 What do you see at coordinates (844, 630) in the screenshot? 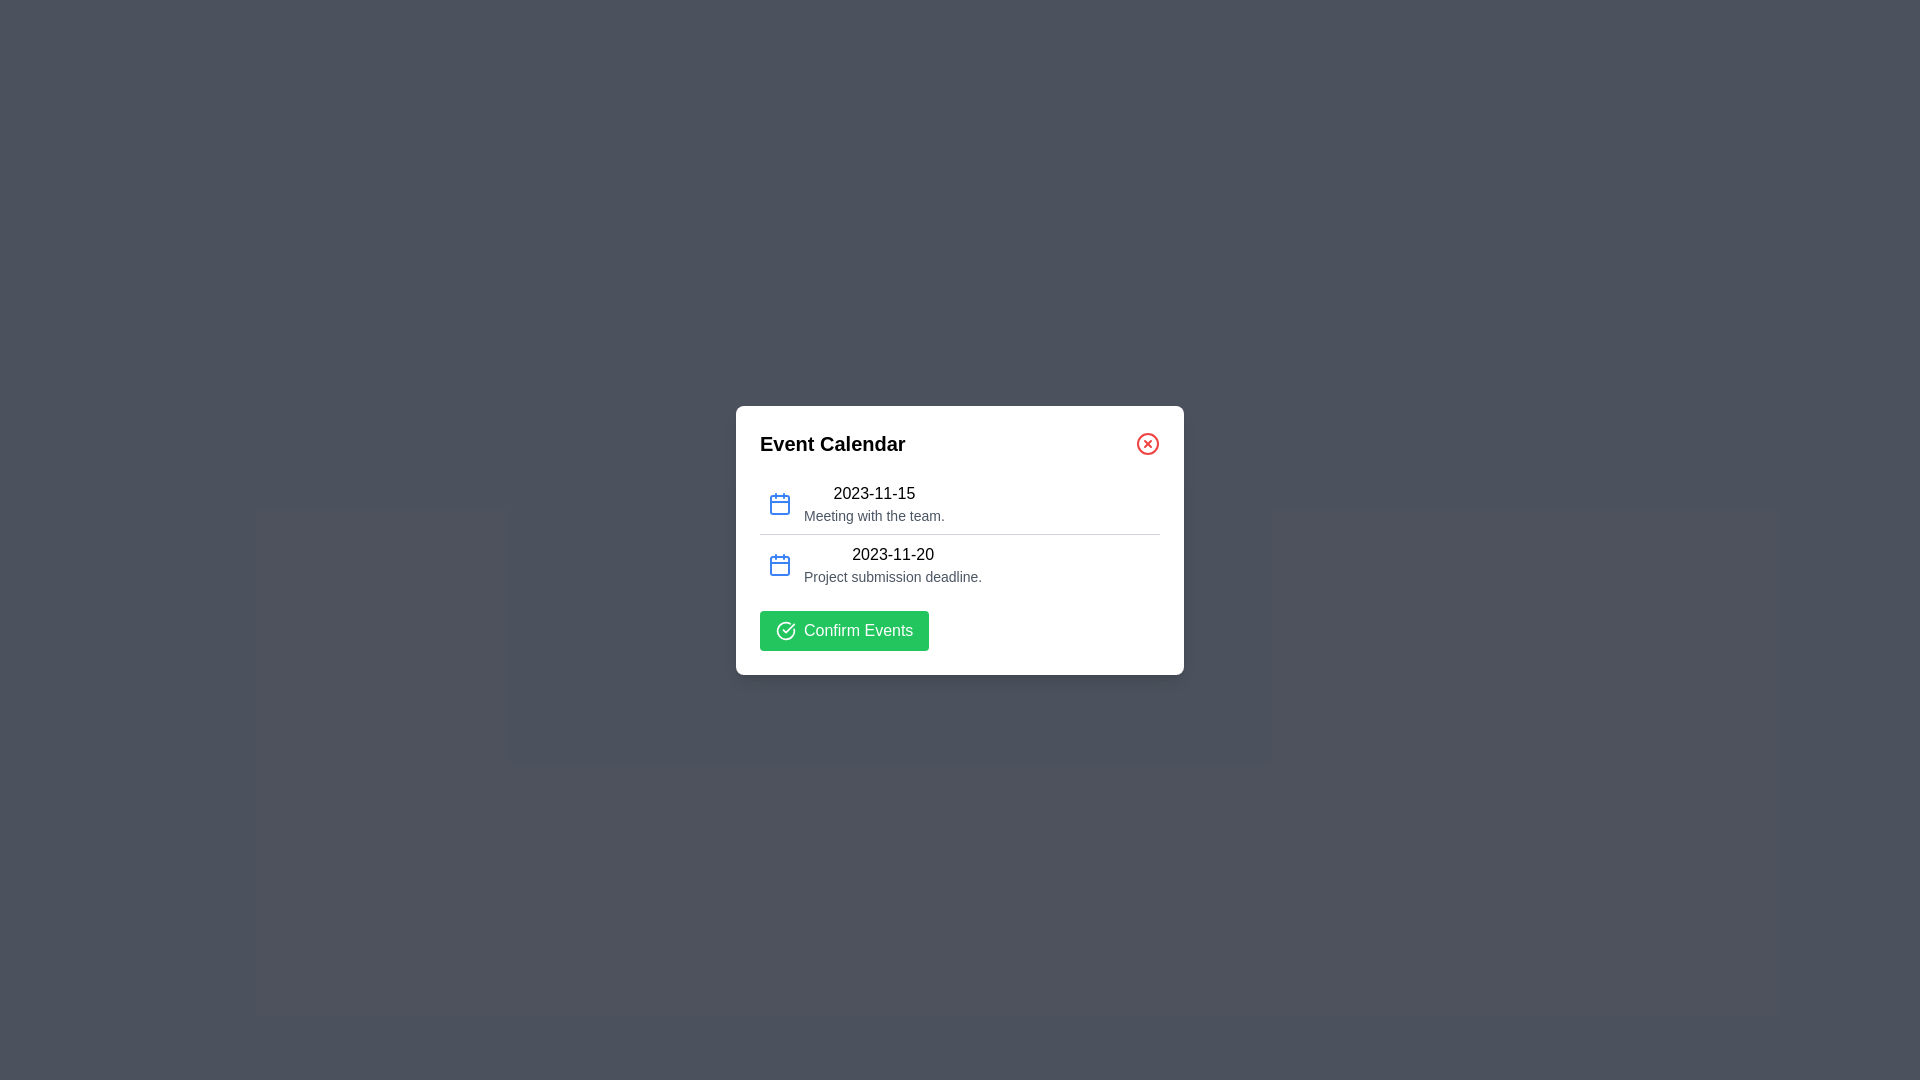
I see `the 'Confirm Events' button to confirm the listed events` at bounding box center [844, 630].